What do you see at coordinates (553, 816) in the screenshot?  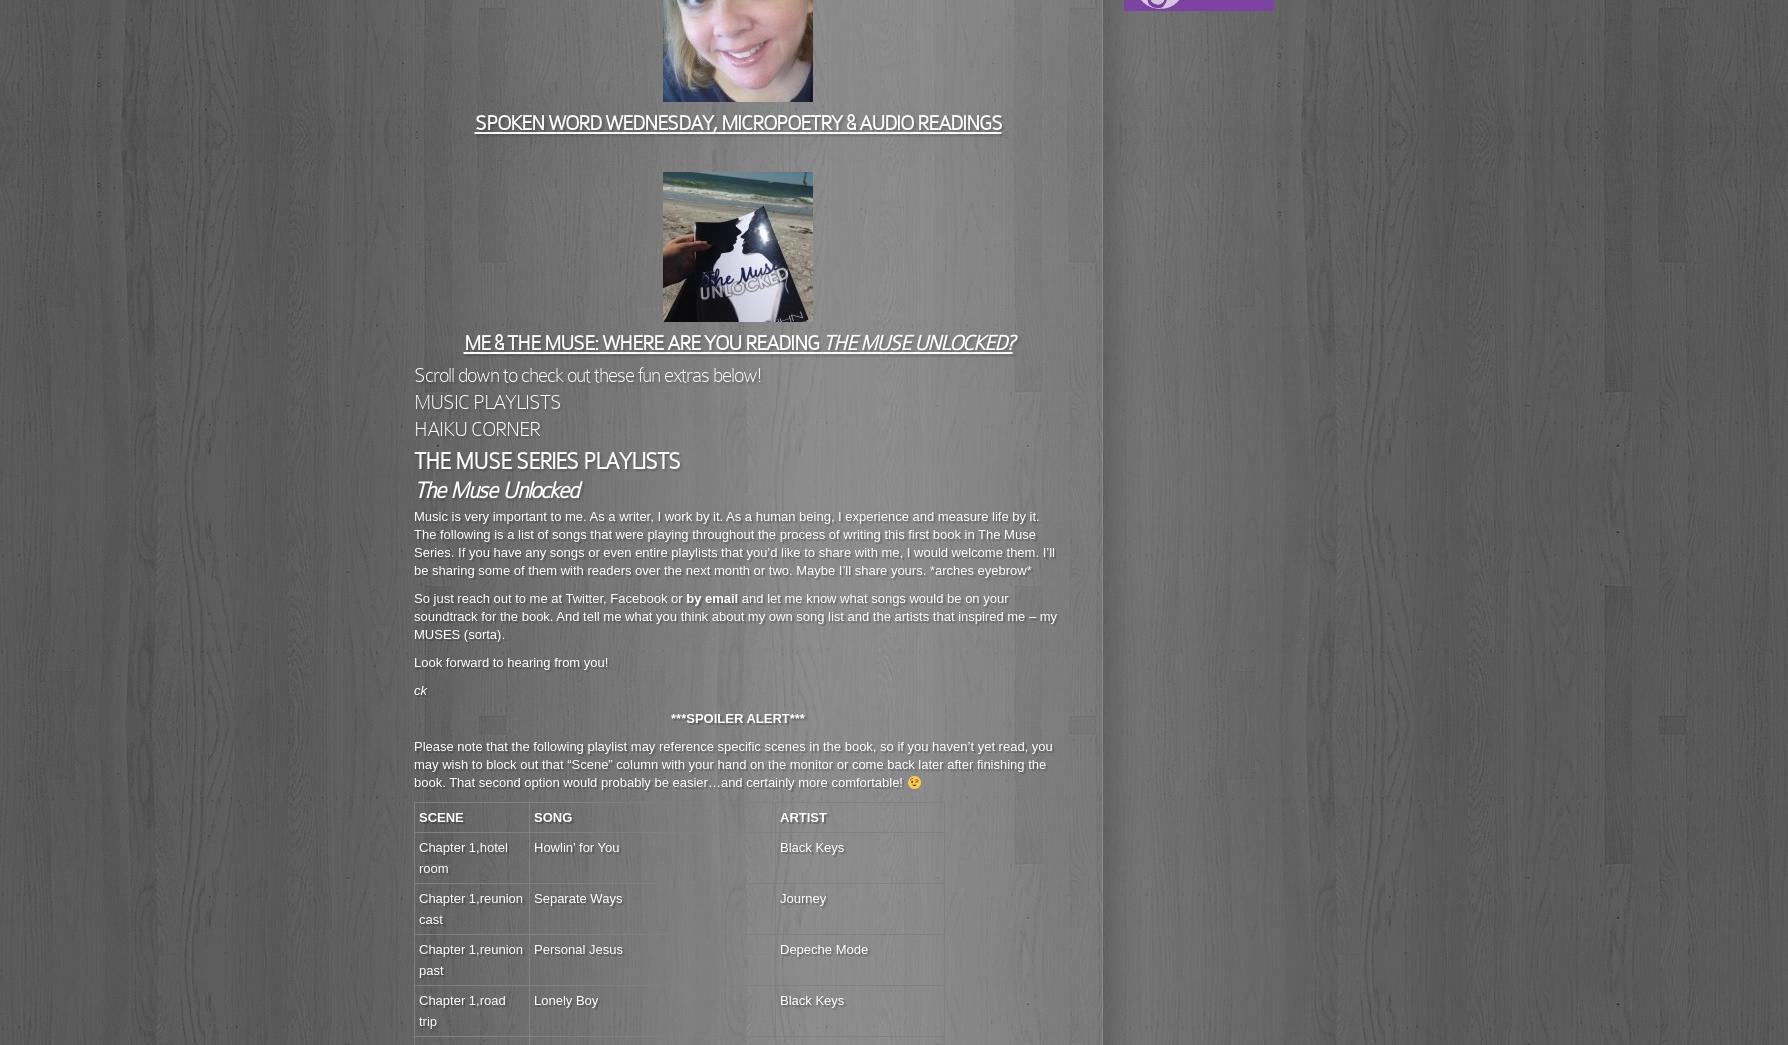 I see `'SONG'` at bounding box center [553, 816].